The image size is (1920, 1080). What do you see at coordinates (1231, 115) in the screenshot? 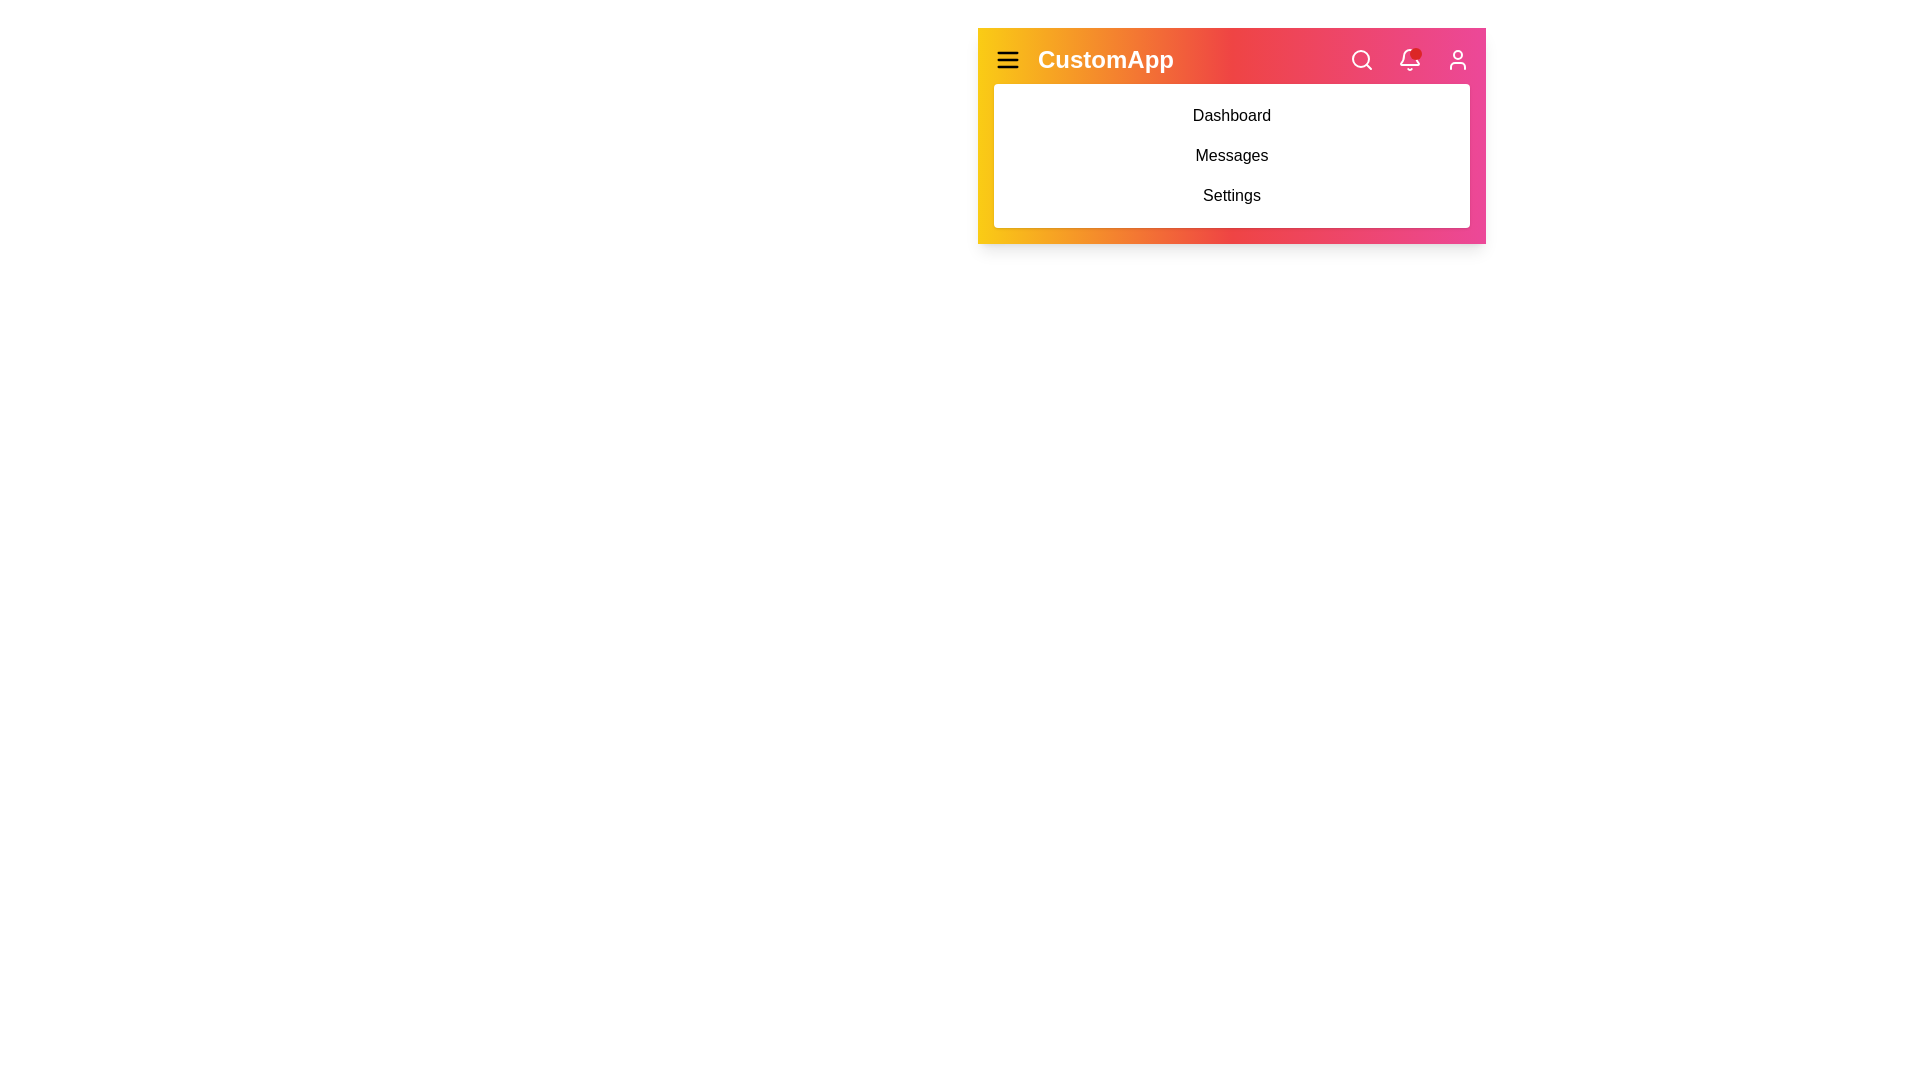
I see `the menu item Dashboard from the options 'Dashboard', 'Messages', and 'Settings'` at bounding box center [1231, 115].